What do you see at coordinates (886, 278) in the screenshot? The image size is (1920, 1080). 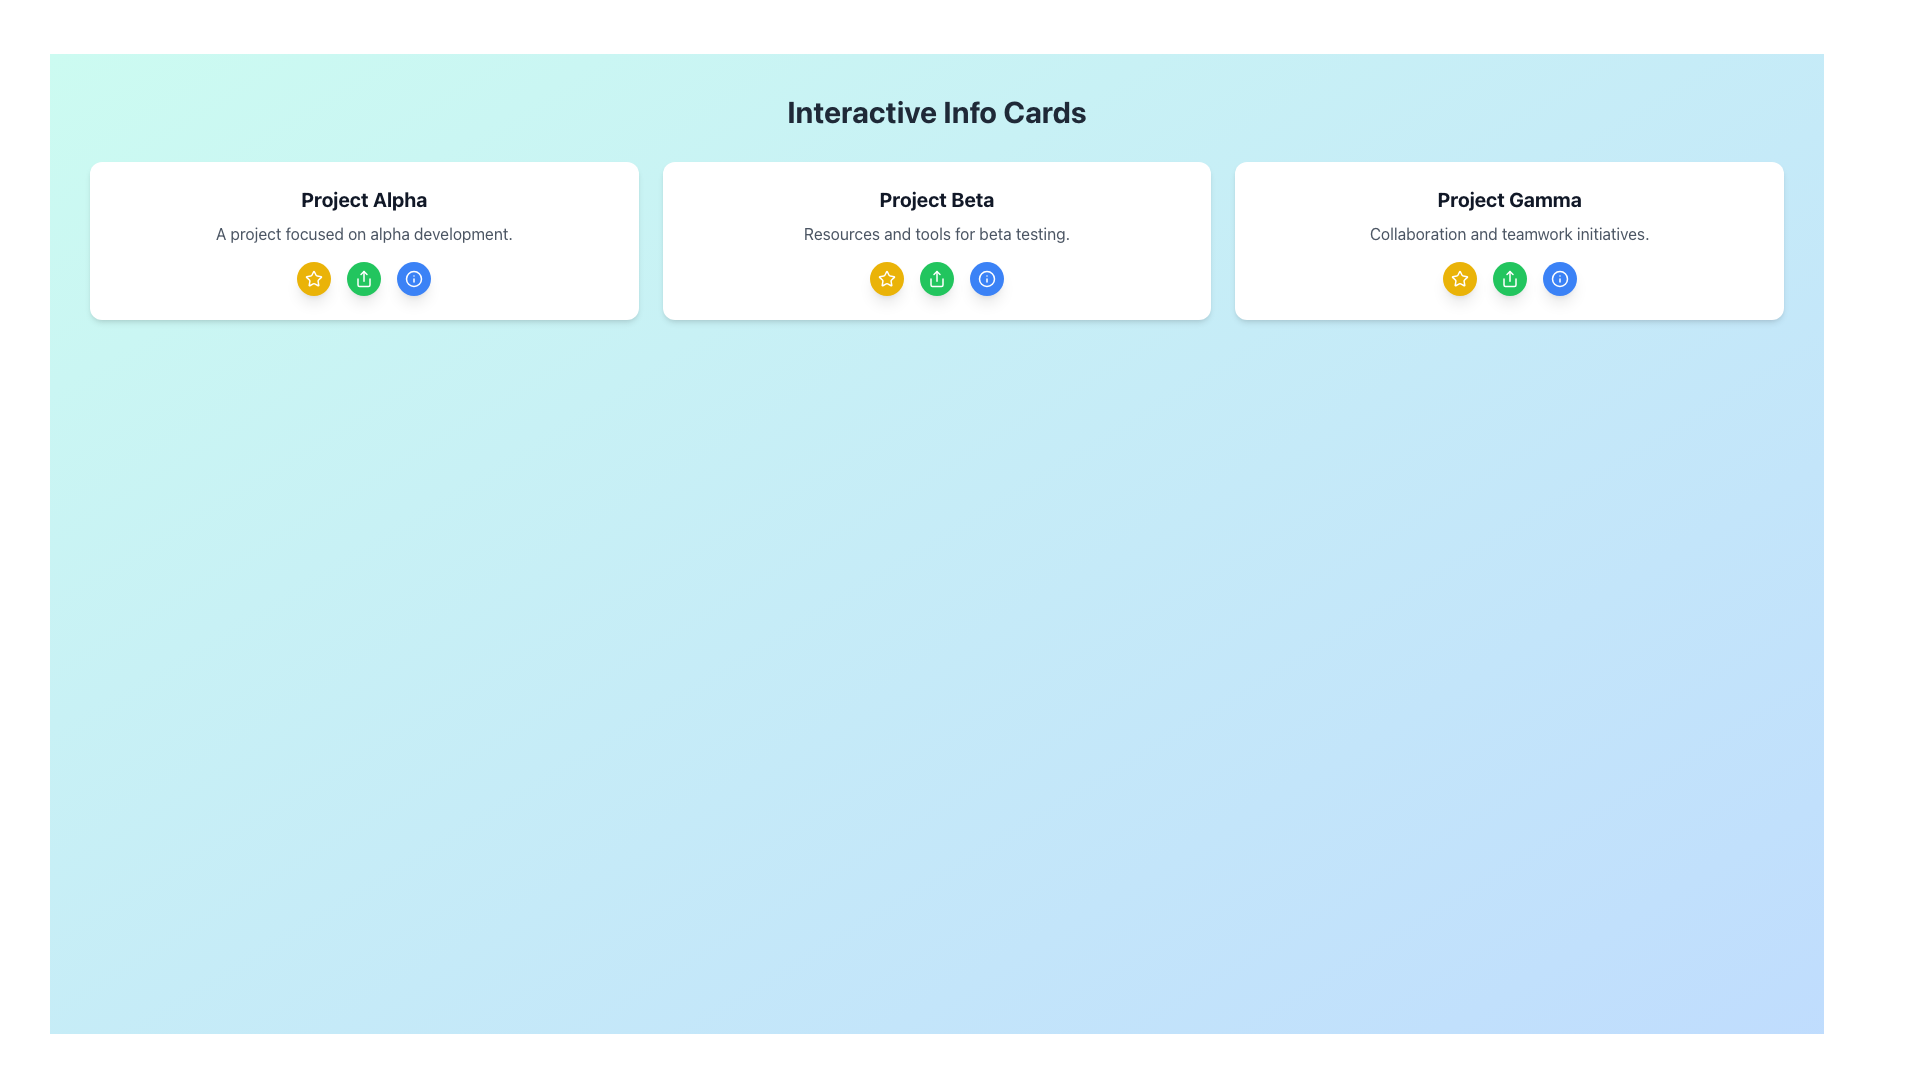 I see `the star icon button for the 'Project Beta' card, which is the leftmost icon in a row of three interactive icons beneath the card` at bounding box center [886, 278].